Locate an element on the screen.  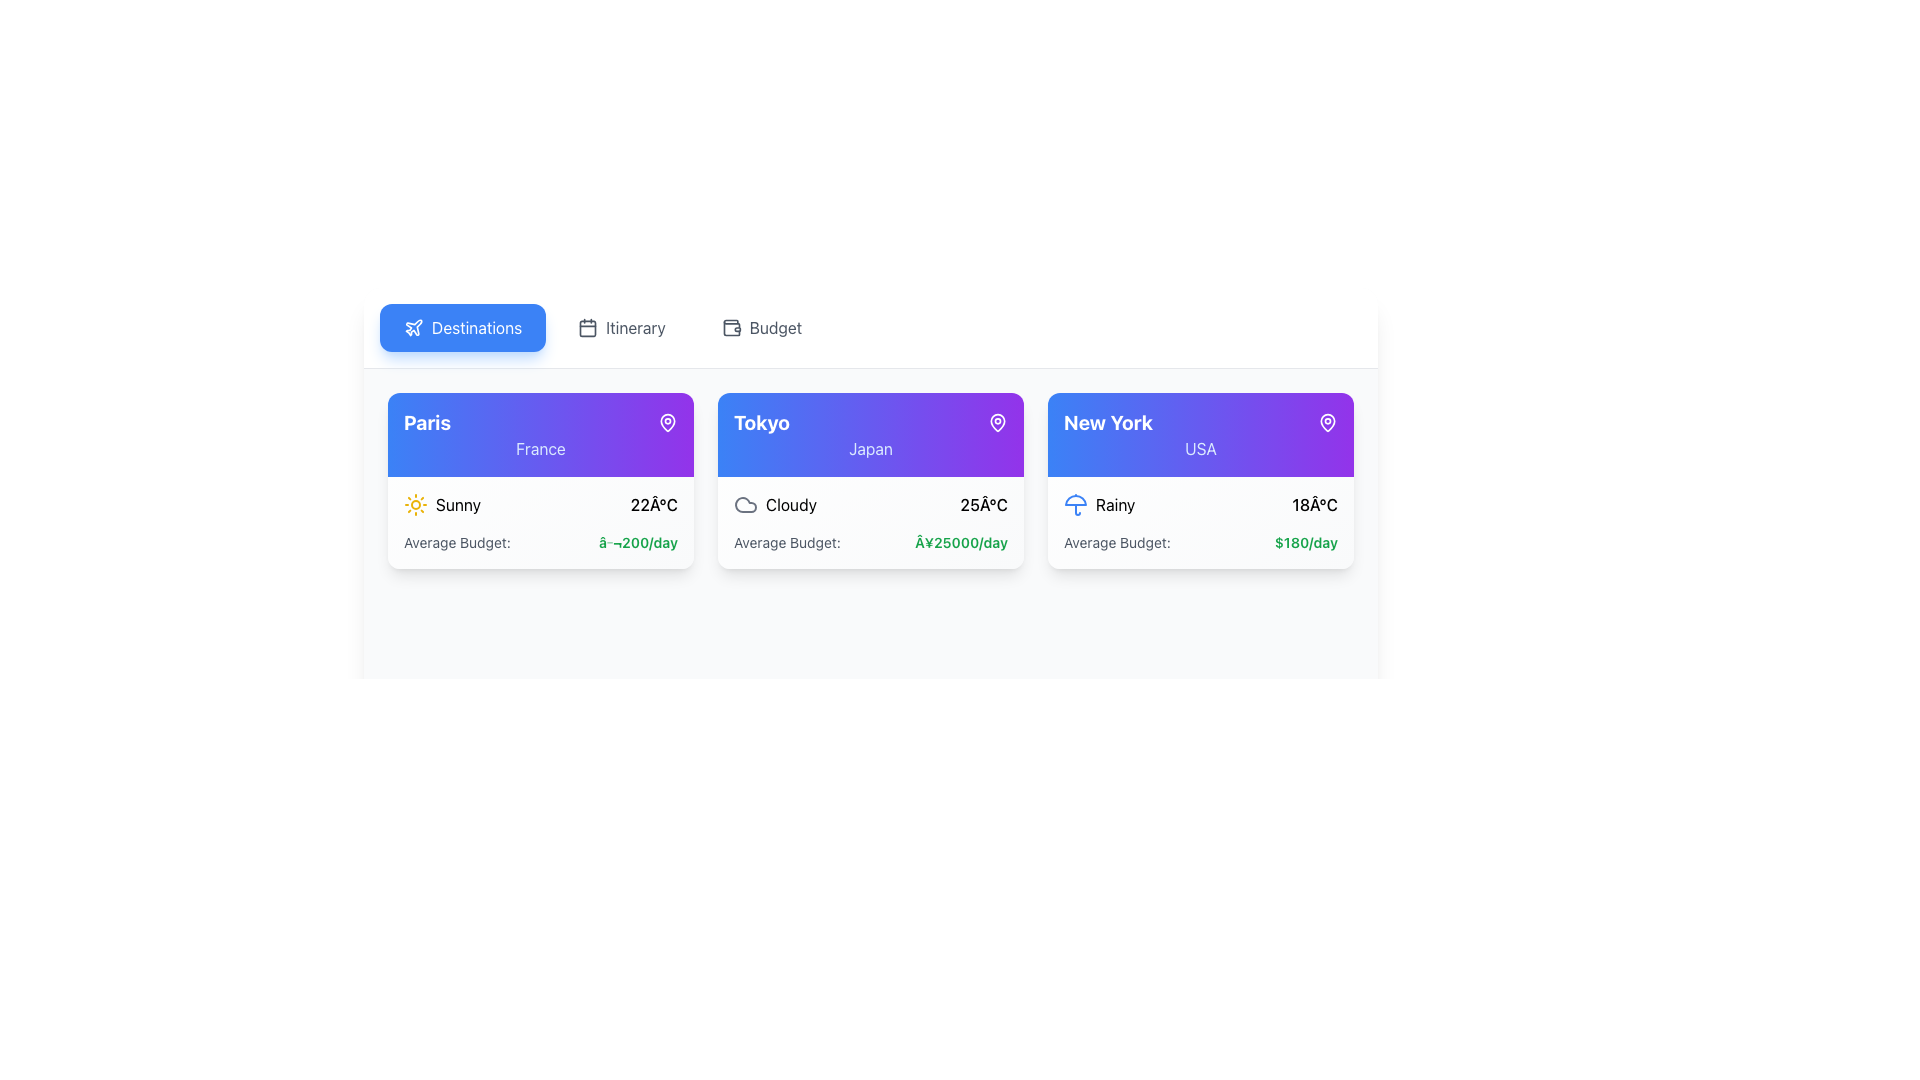
the text label 'Average Budget:' which is styled in gray and located below the weather description within the 'New York, USA' card is located at coordinates (1116, 543).